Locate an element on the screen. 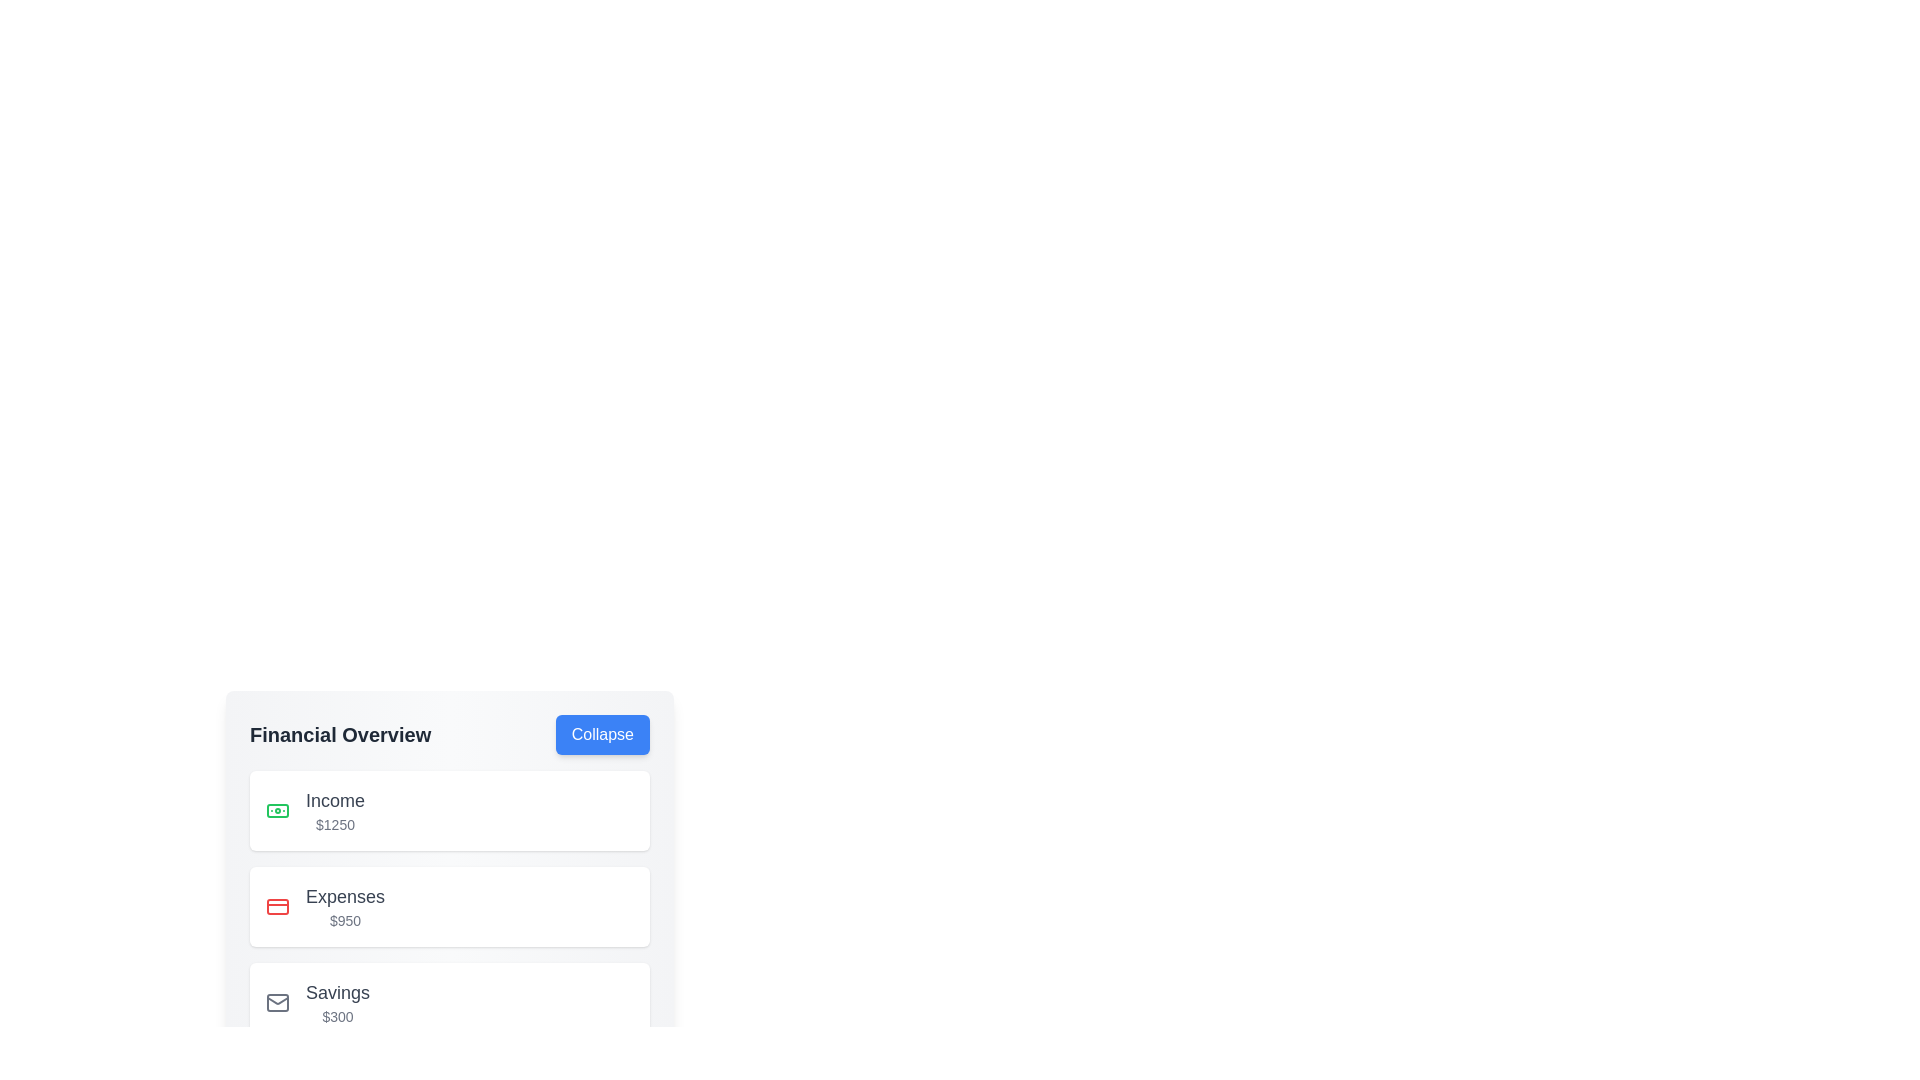  the open envelope icon representing email or messaging located in the 'Savings' widget adjacent to the text 'Savings $300' is located at coordinates (277, 1002).